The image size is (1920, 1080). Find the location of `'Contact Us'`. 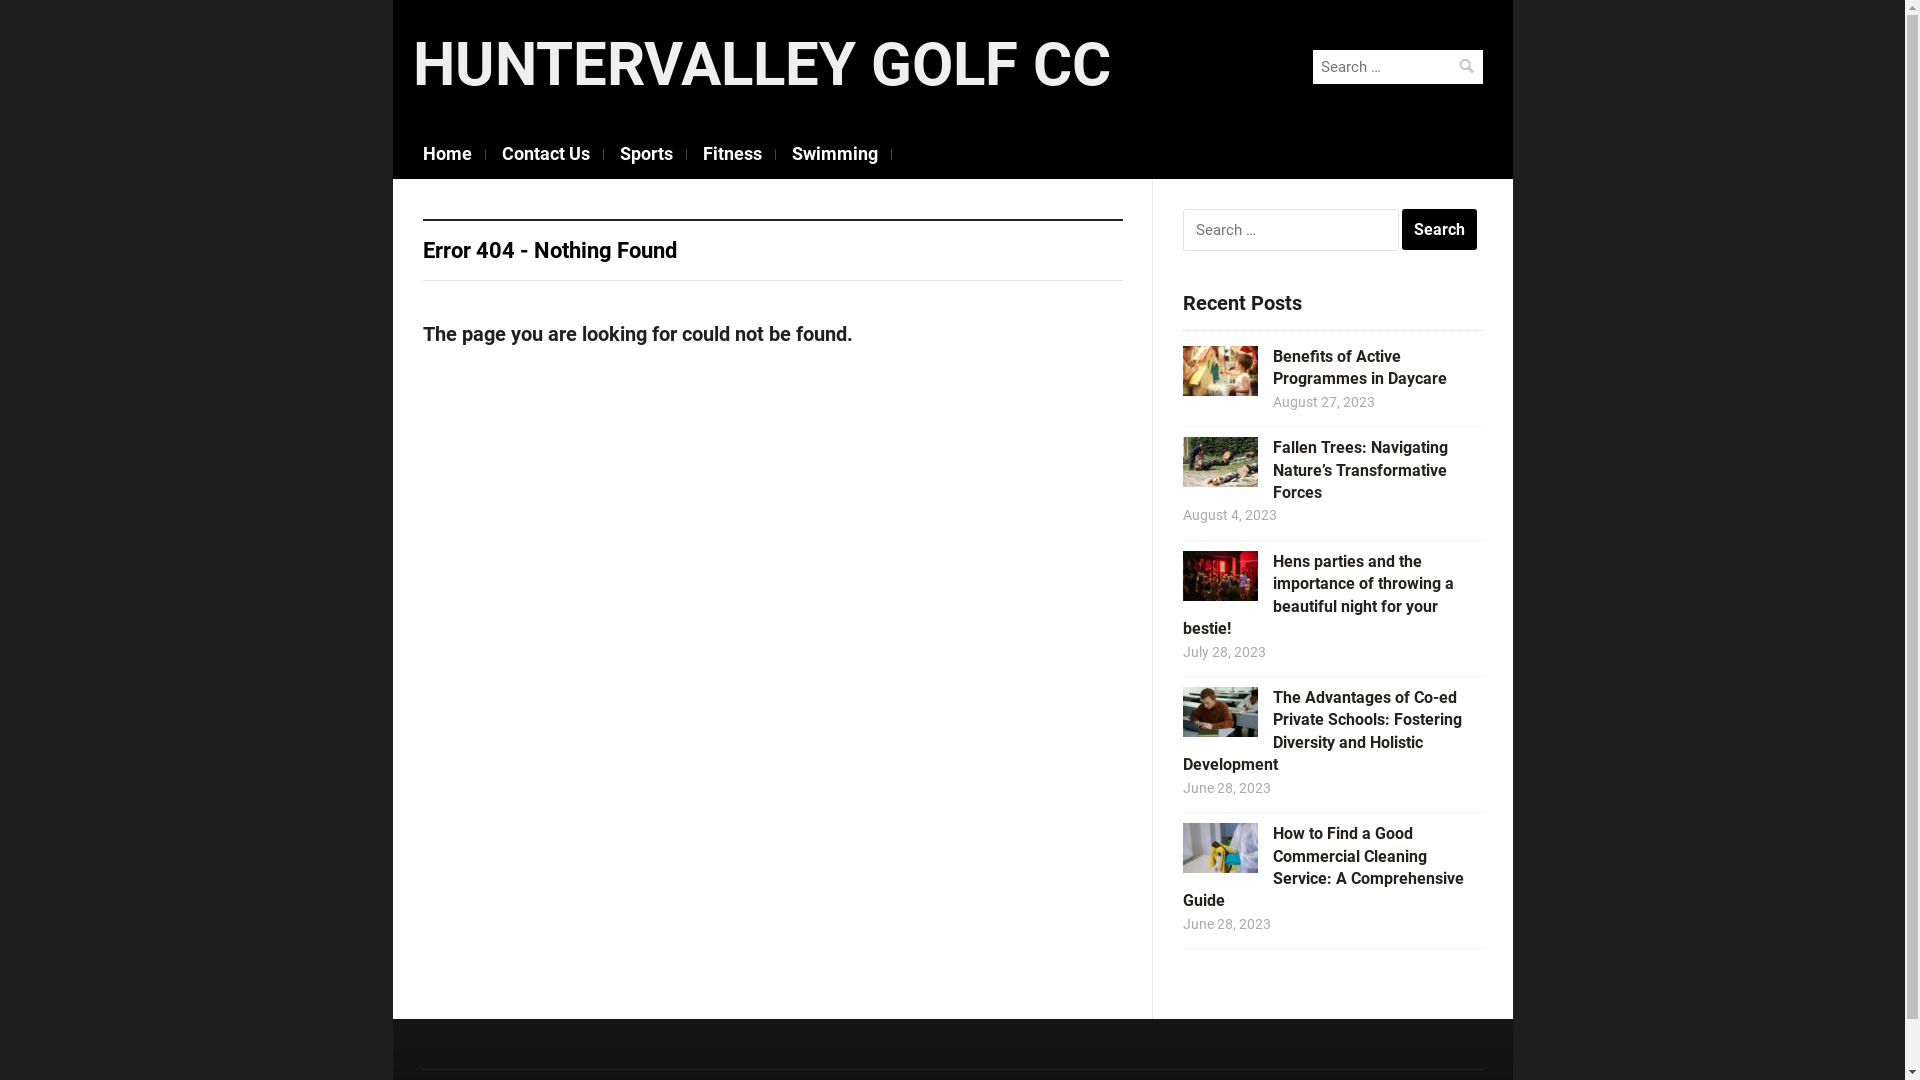

'Contact Us' is located at coordinates (485, 153).